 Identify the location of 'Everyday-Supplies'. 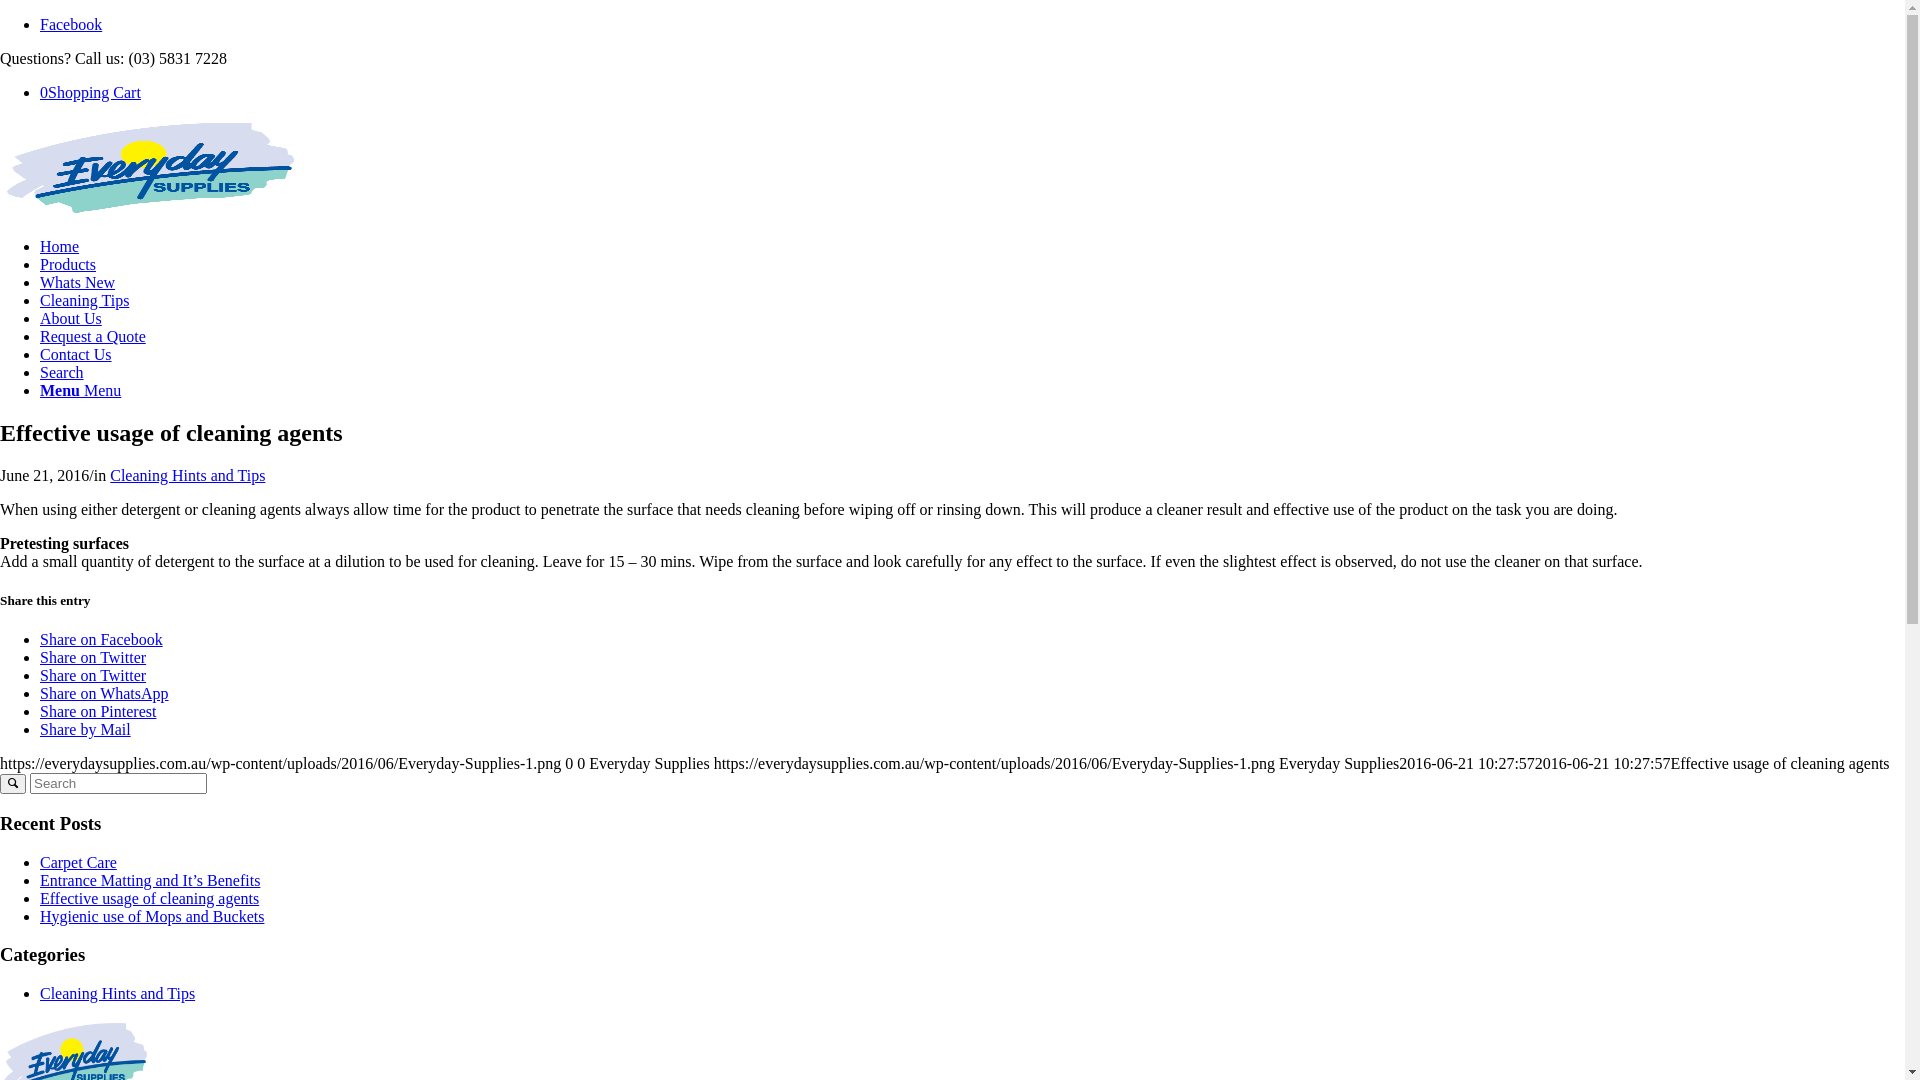
(0, 212).